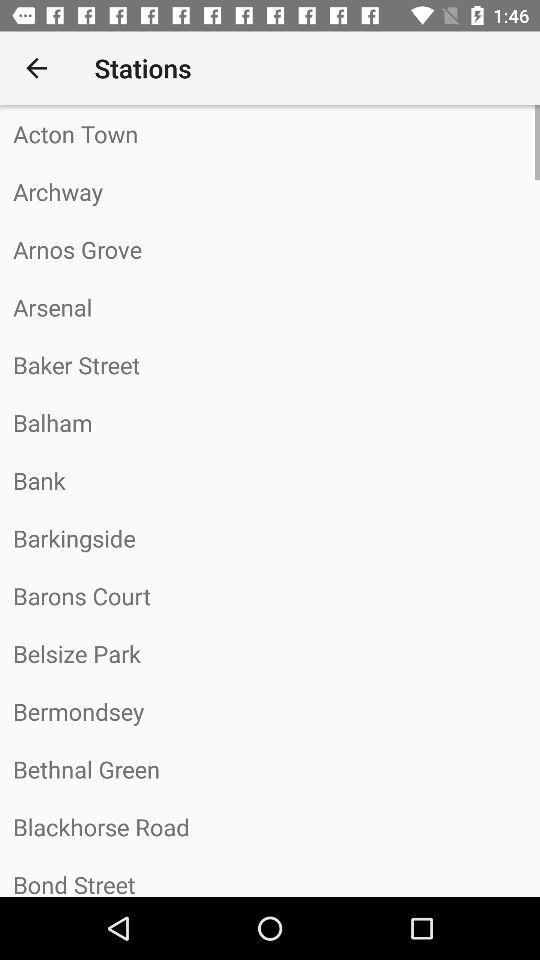 The width and height of the screenshot is (540, 960). Describe the element at coordinates (270, 711) in the screenshot. I see `the bermondsey item` at that location.